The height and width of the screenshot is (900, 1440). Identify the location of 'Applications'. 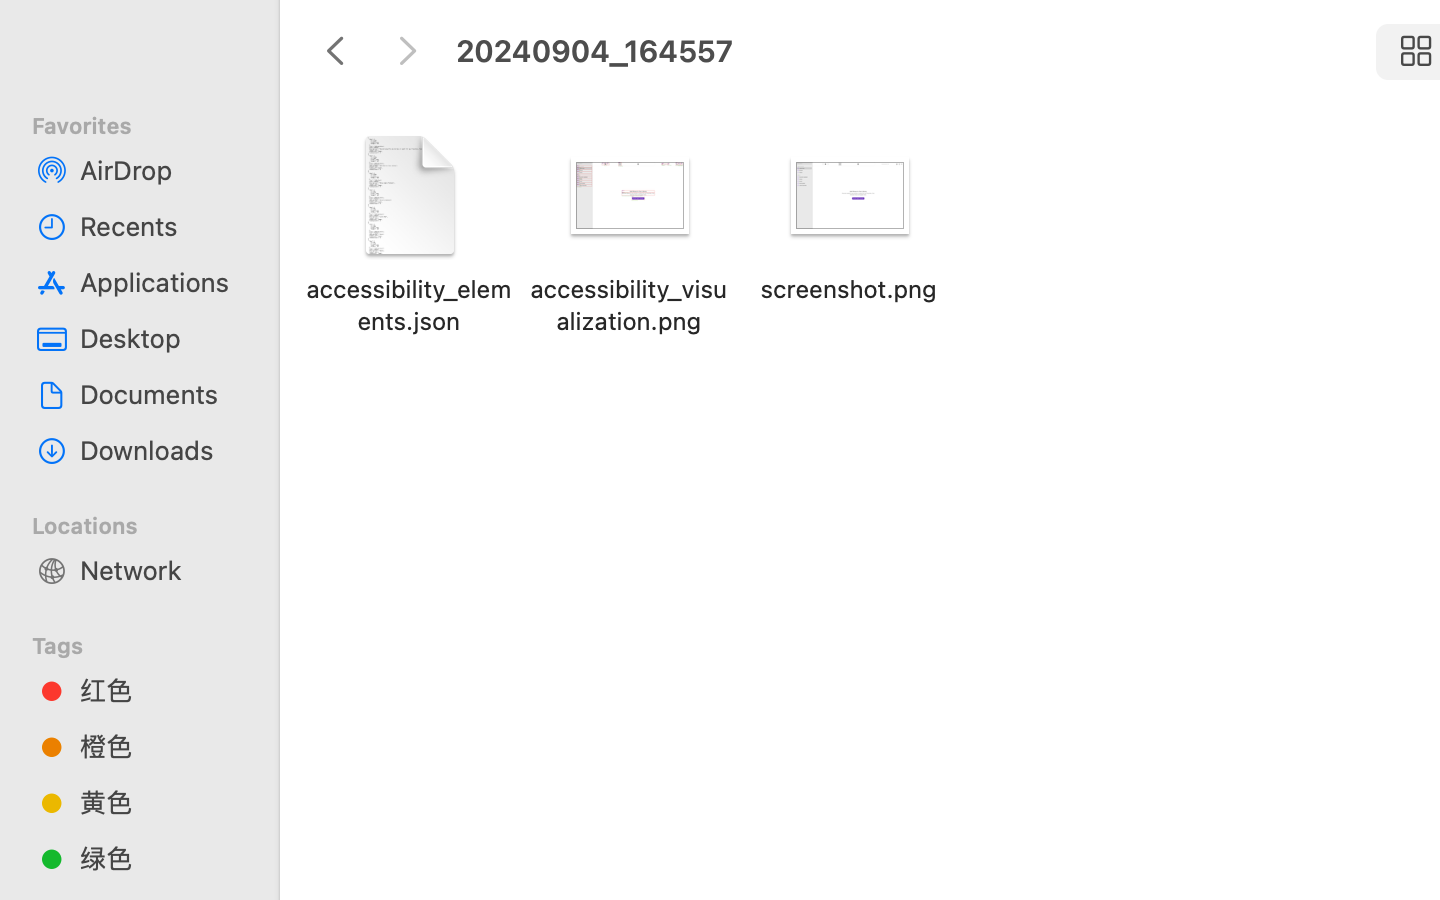
(159, 280).